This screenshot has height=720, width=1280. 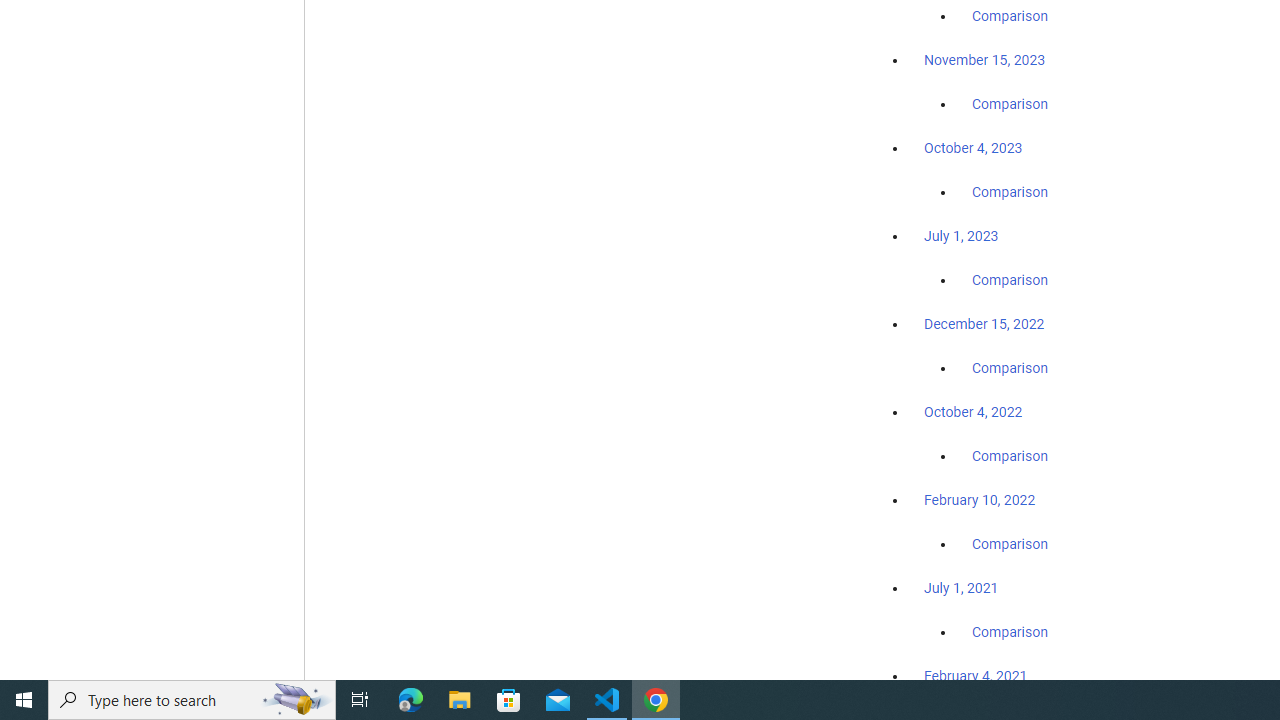 What do you see at coordinates (973, 147) in the screenshot?
I see `'October 4, 2023'` at bounding box center [973, 147].